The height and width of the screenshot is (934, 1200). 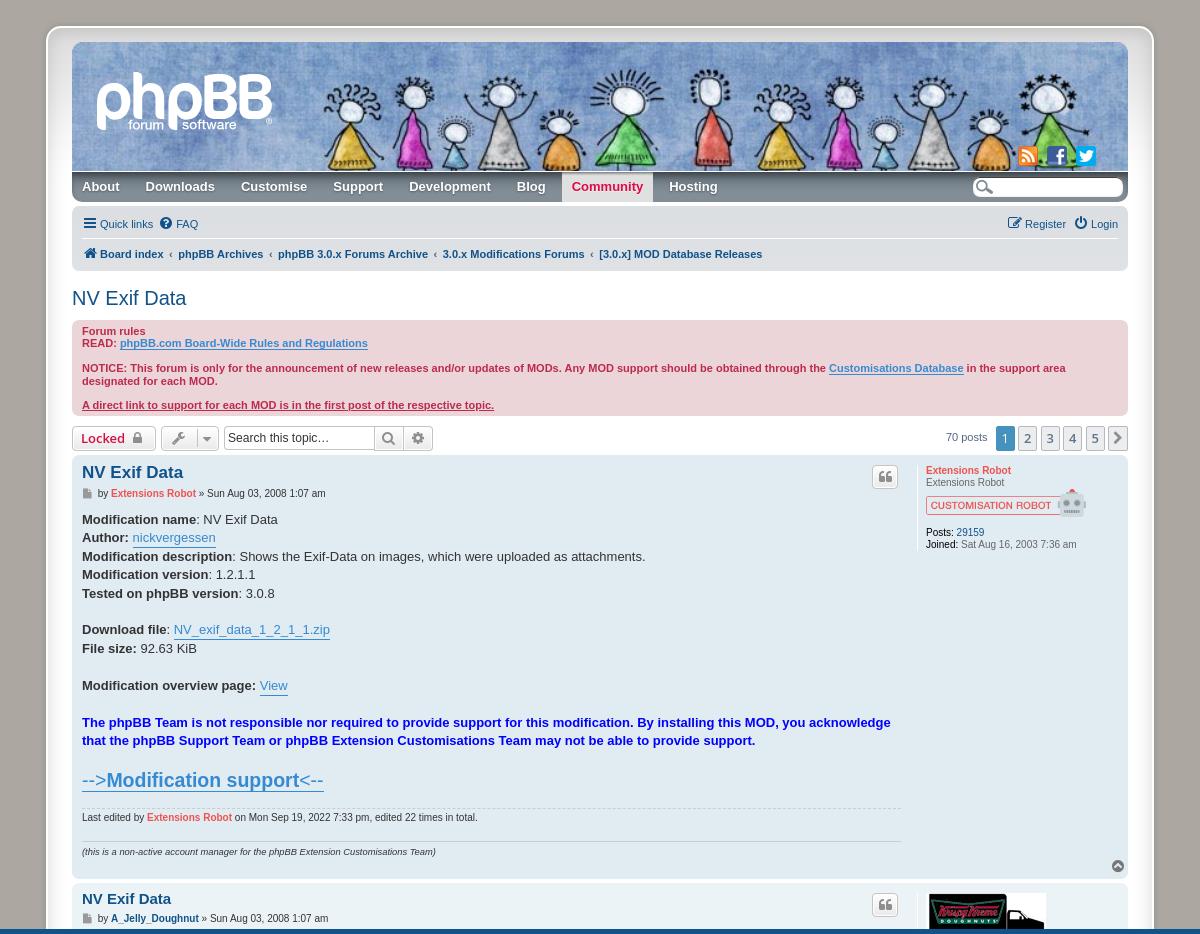 I want to click on 'Locked', so click(x=81, y=438).